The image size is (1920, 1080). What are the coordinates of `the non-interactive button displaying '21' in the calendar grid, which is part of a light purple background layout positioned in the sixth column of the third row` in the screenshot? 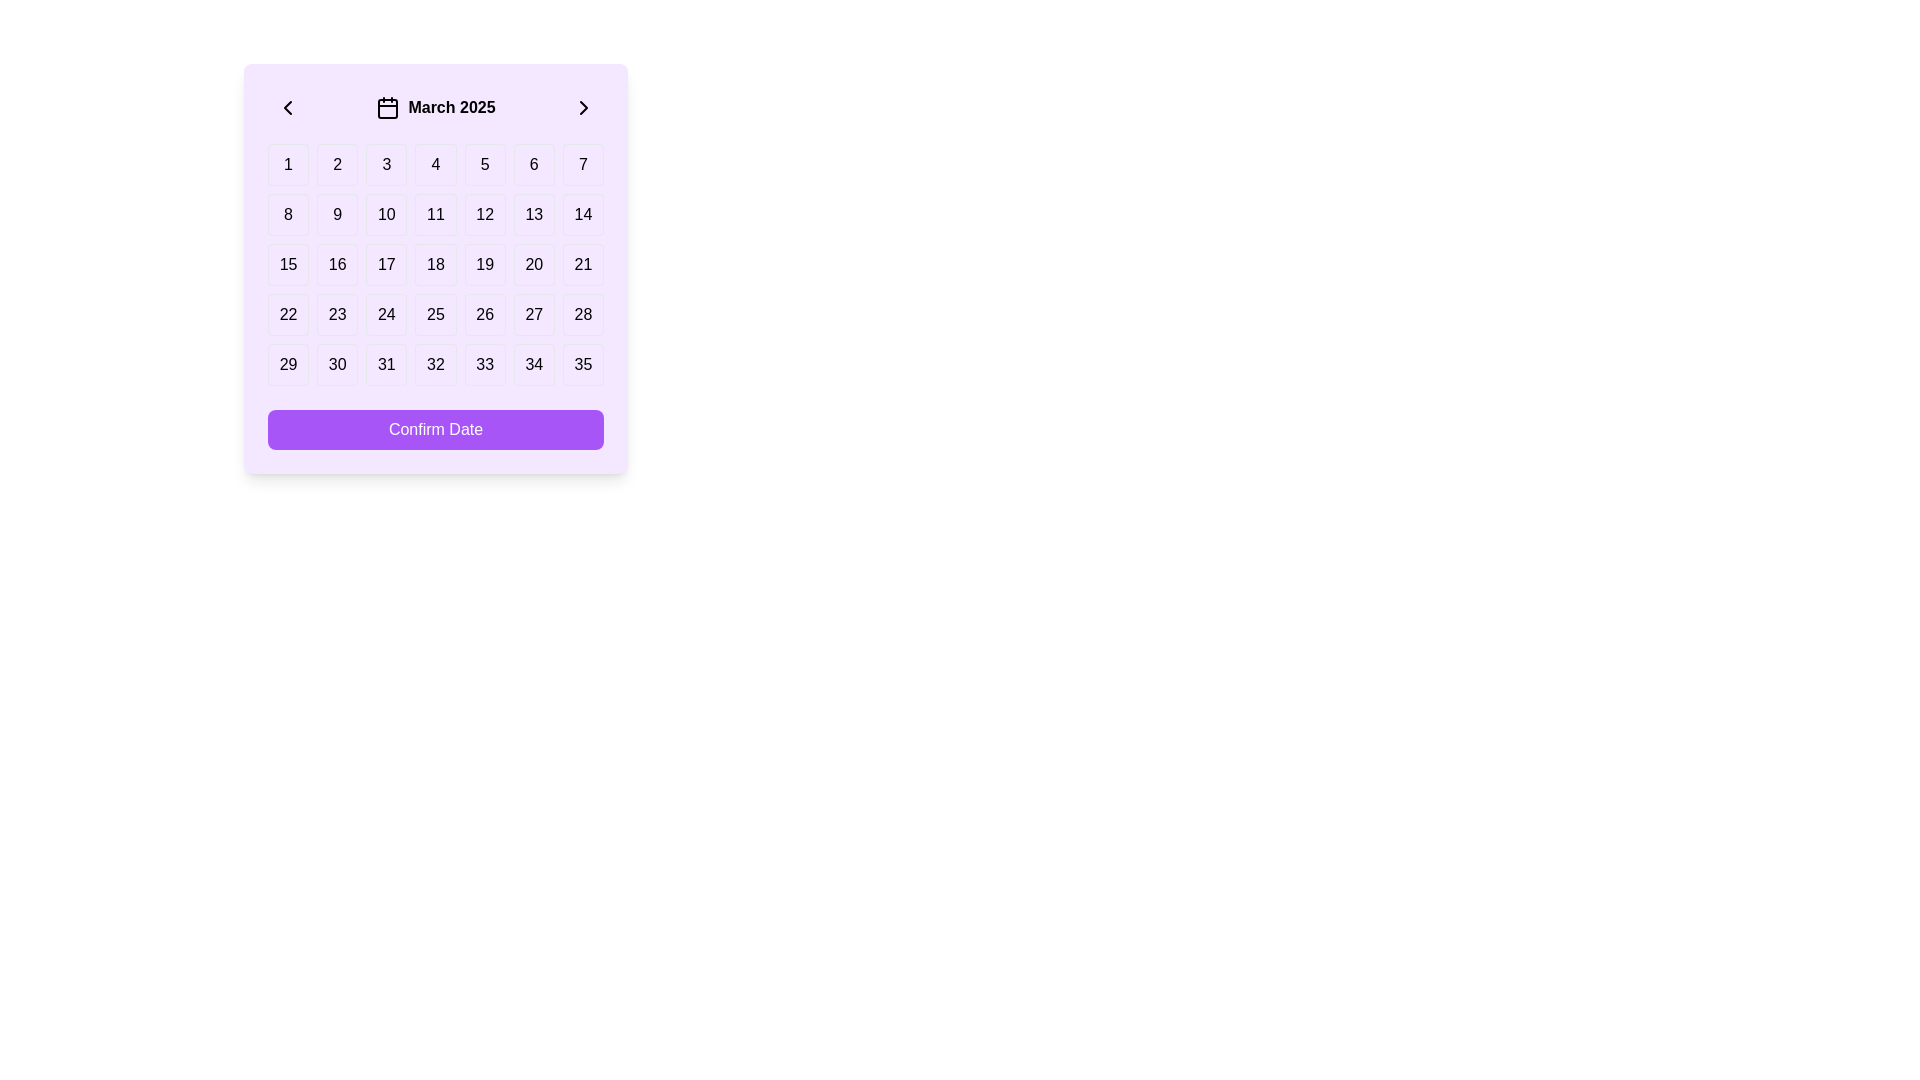 It's located at (582, 264).